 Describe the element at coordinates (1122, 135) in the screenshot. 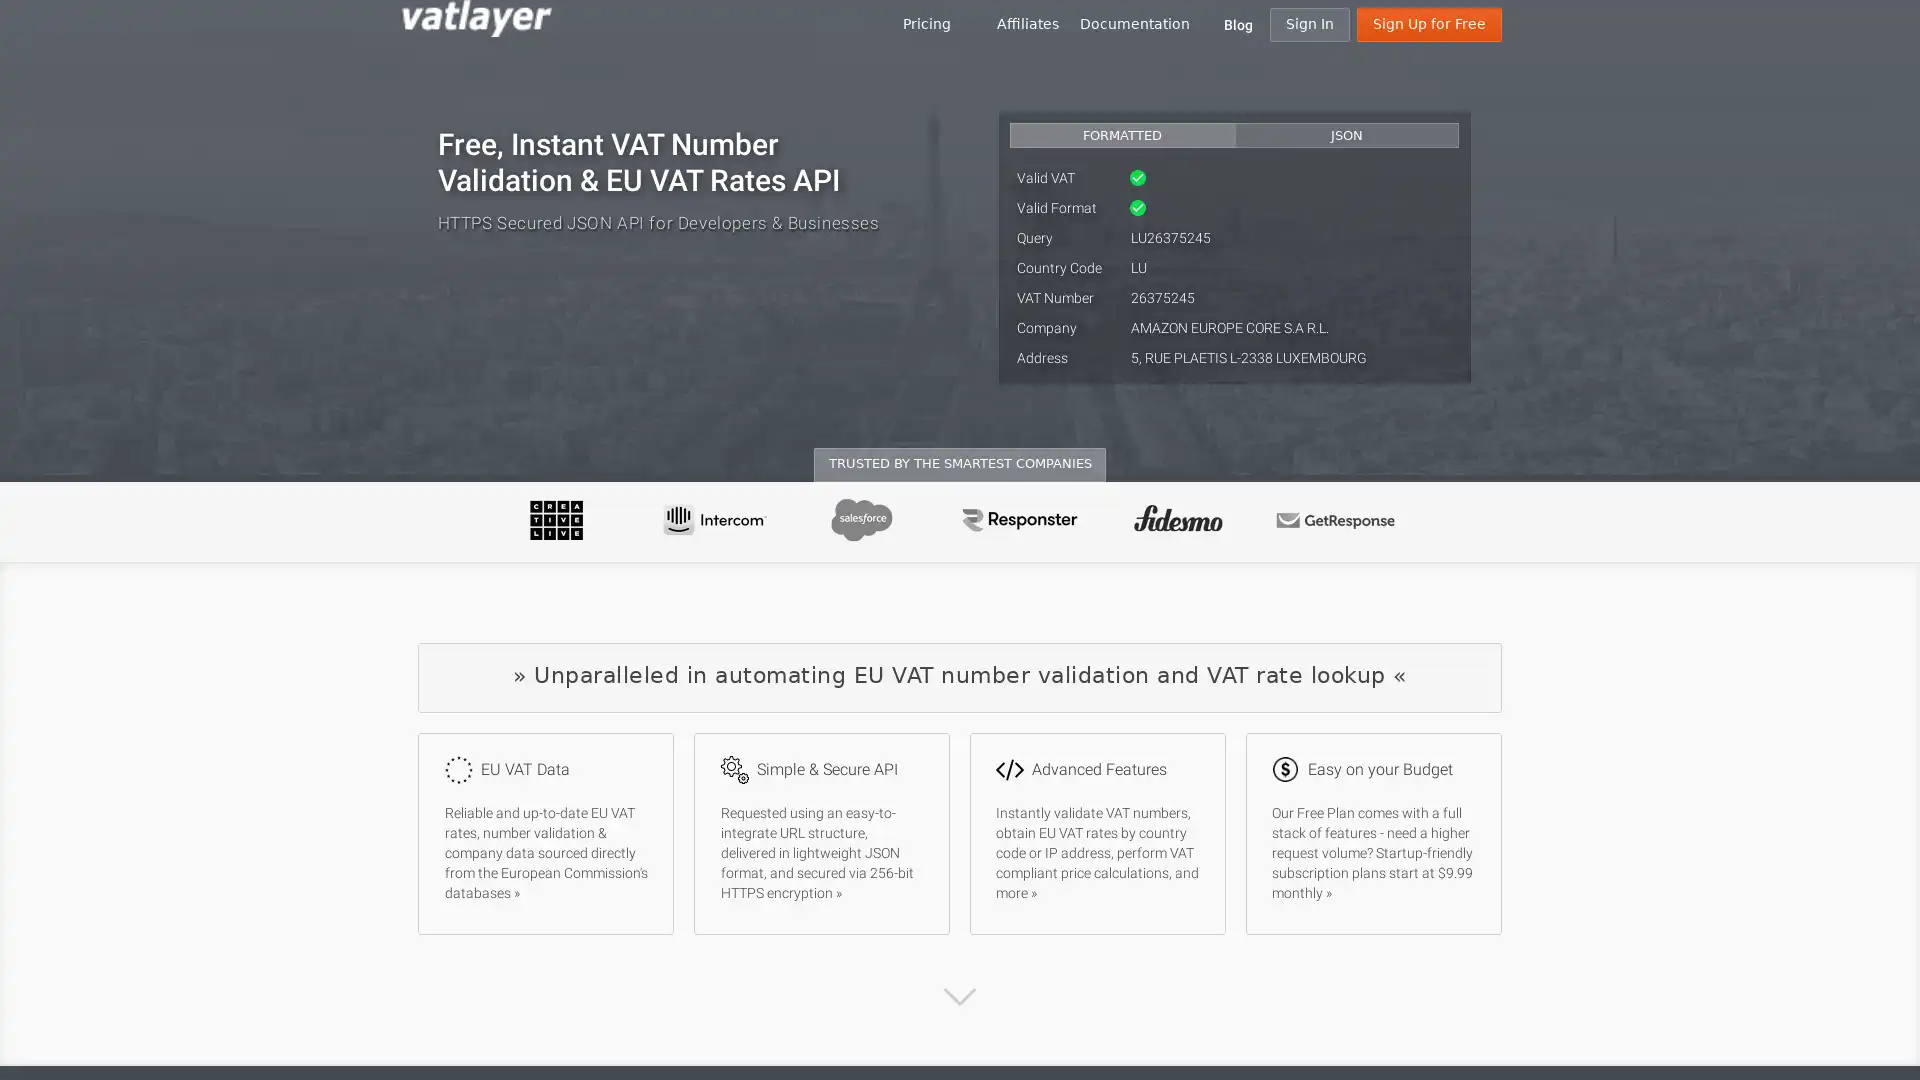

I see `FORMATTED` at that location.